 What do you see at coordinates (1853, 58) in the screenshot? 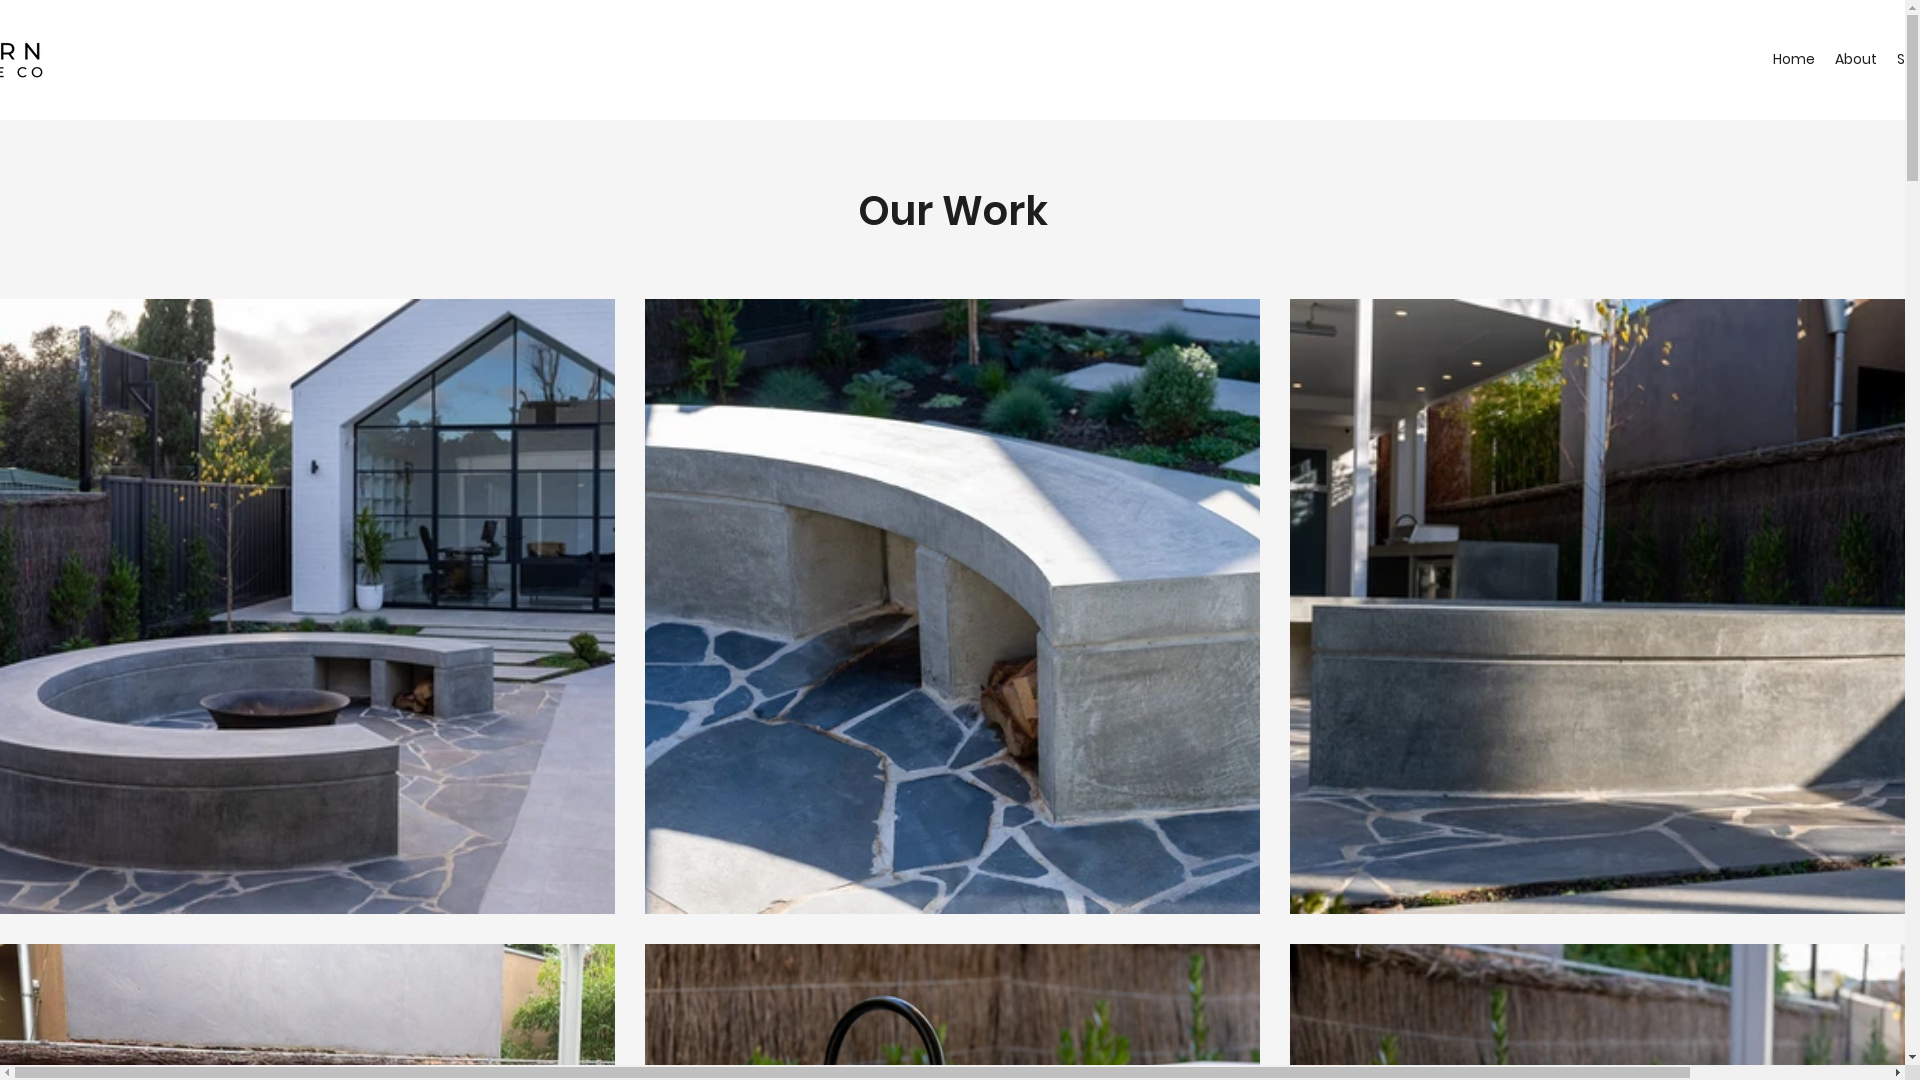
I see `'About'` at bounding box center [1853, 58].